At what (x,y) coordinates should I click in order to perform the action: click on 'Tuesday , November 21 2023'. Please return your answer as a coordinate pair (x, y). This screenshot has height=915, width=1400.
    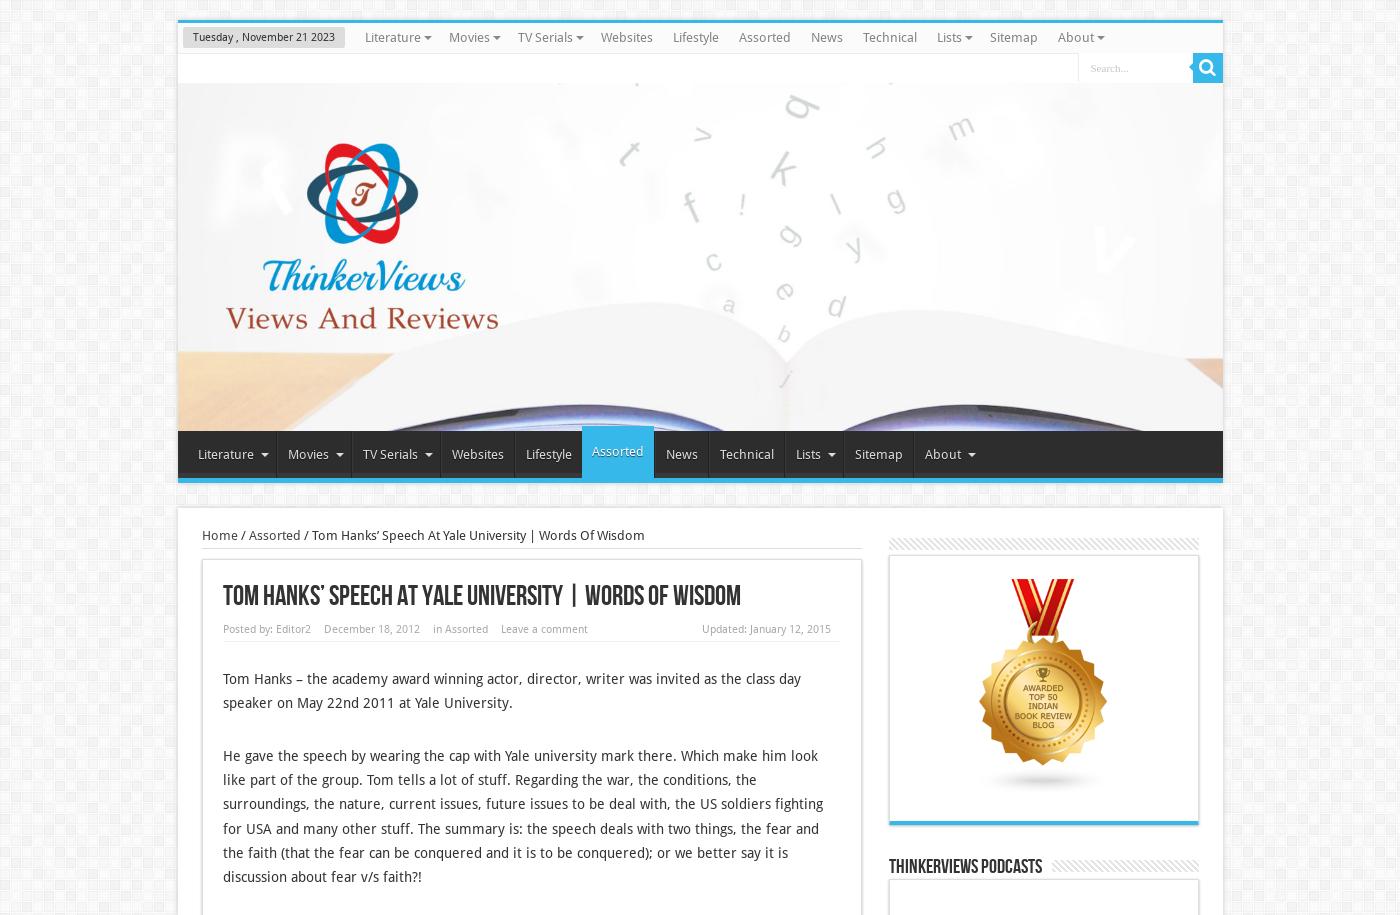
    Looking at the image, I should click on (191, 37).